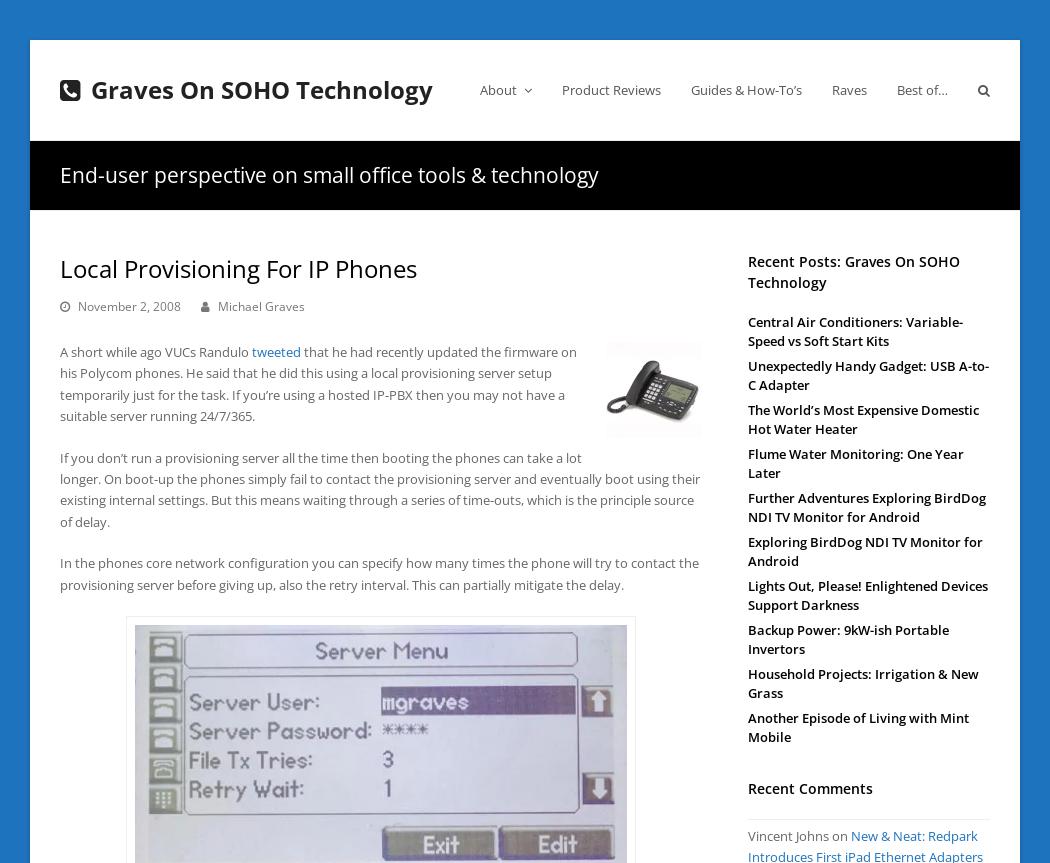 The width and height of the screenshot is (1050, 863). Describe the element at coordinates (865, 506) in the screenshot. I see `'Further Adventures Exploring BirdDog NDI TV Monitor for Android'` at that location.